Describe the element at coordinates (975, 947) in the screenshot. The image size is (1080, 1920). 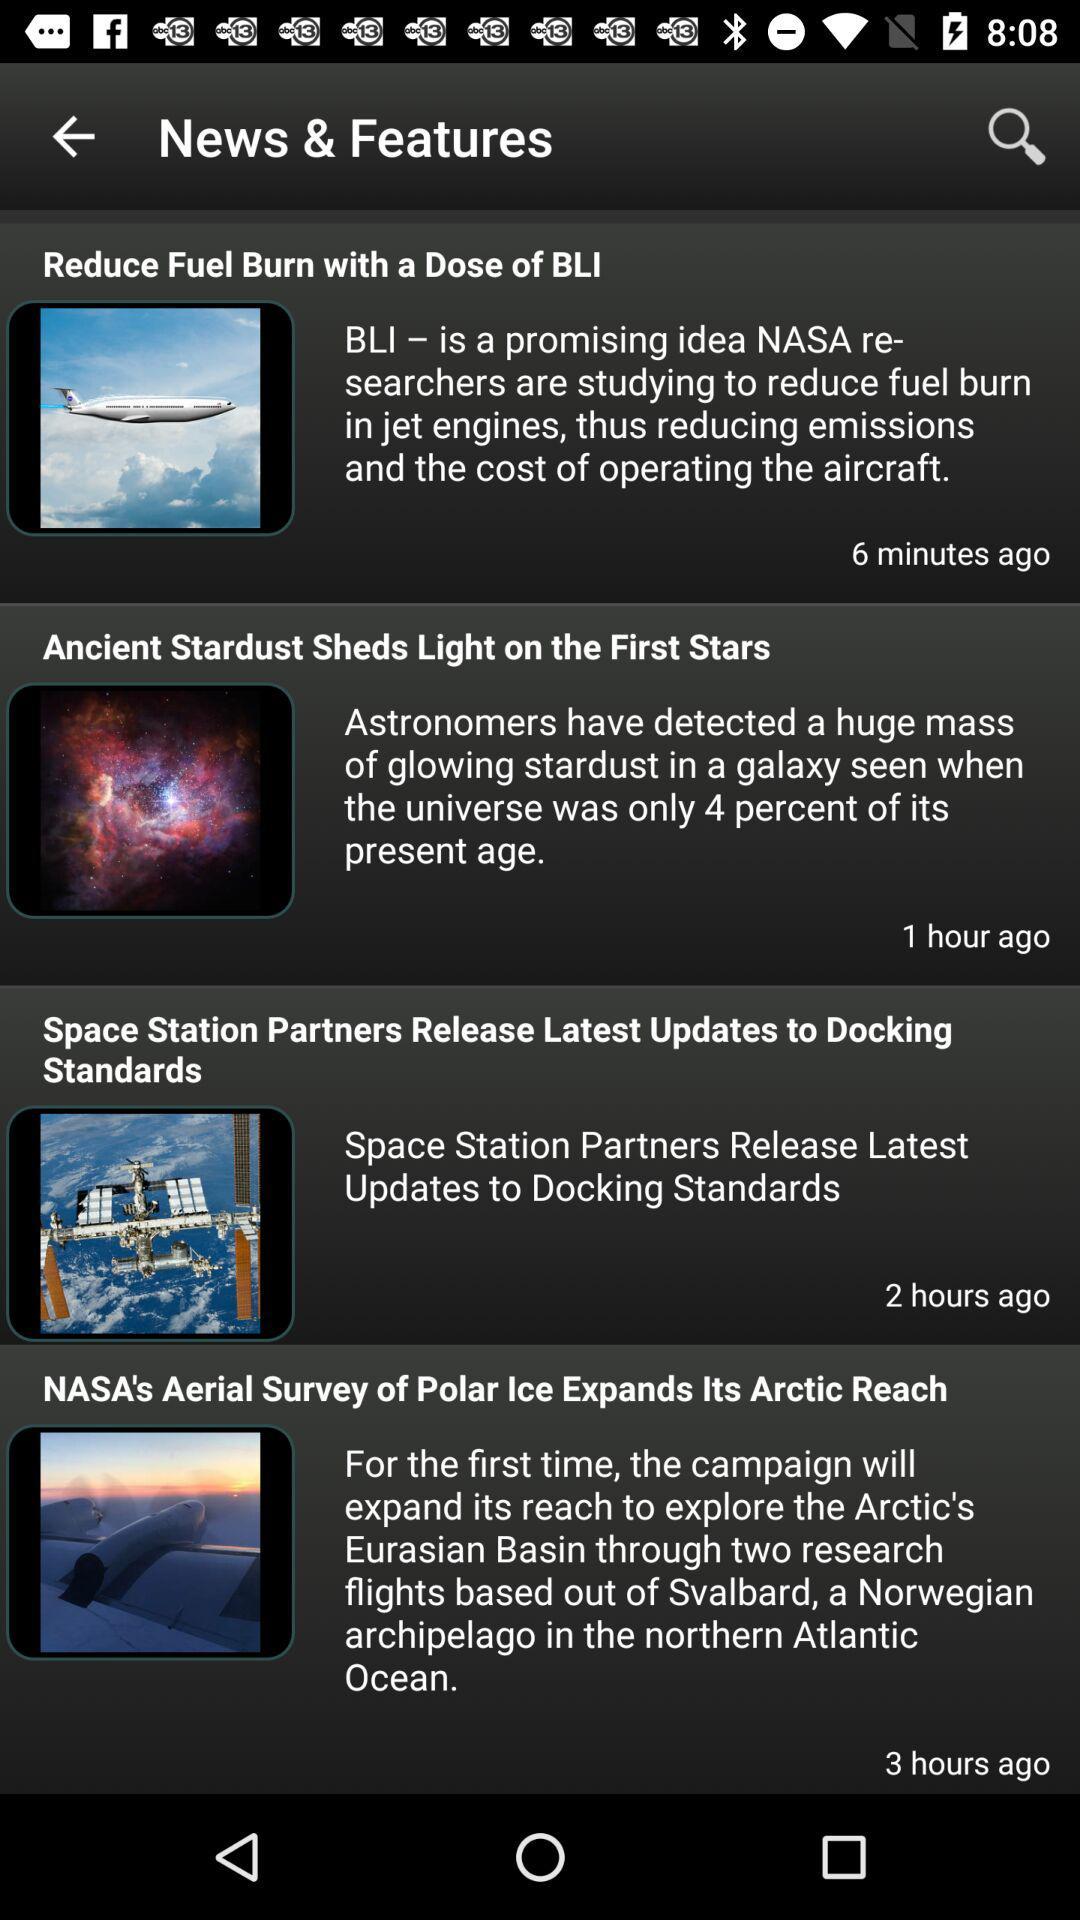
I see `1 hour ago icon` at that location.